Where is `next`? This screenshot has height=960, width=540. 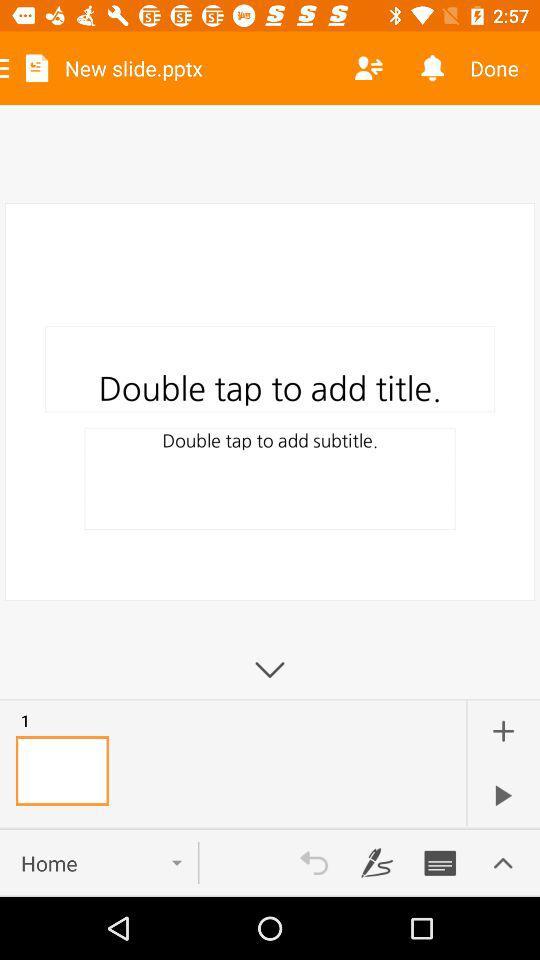
next is located at coordinates (502, 795).